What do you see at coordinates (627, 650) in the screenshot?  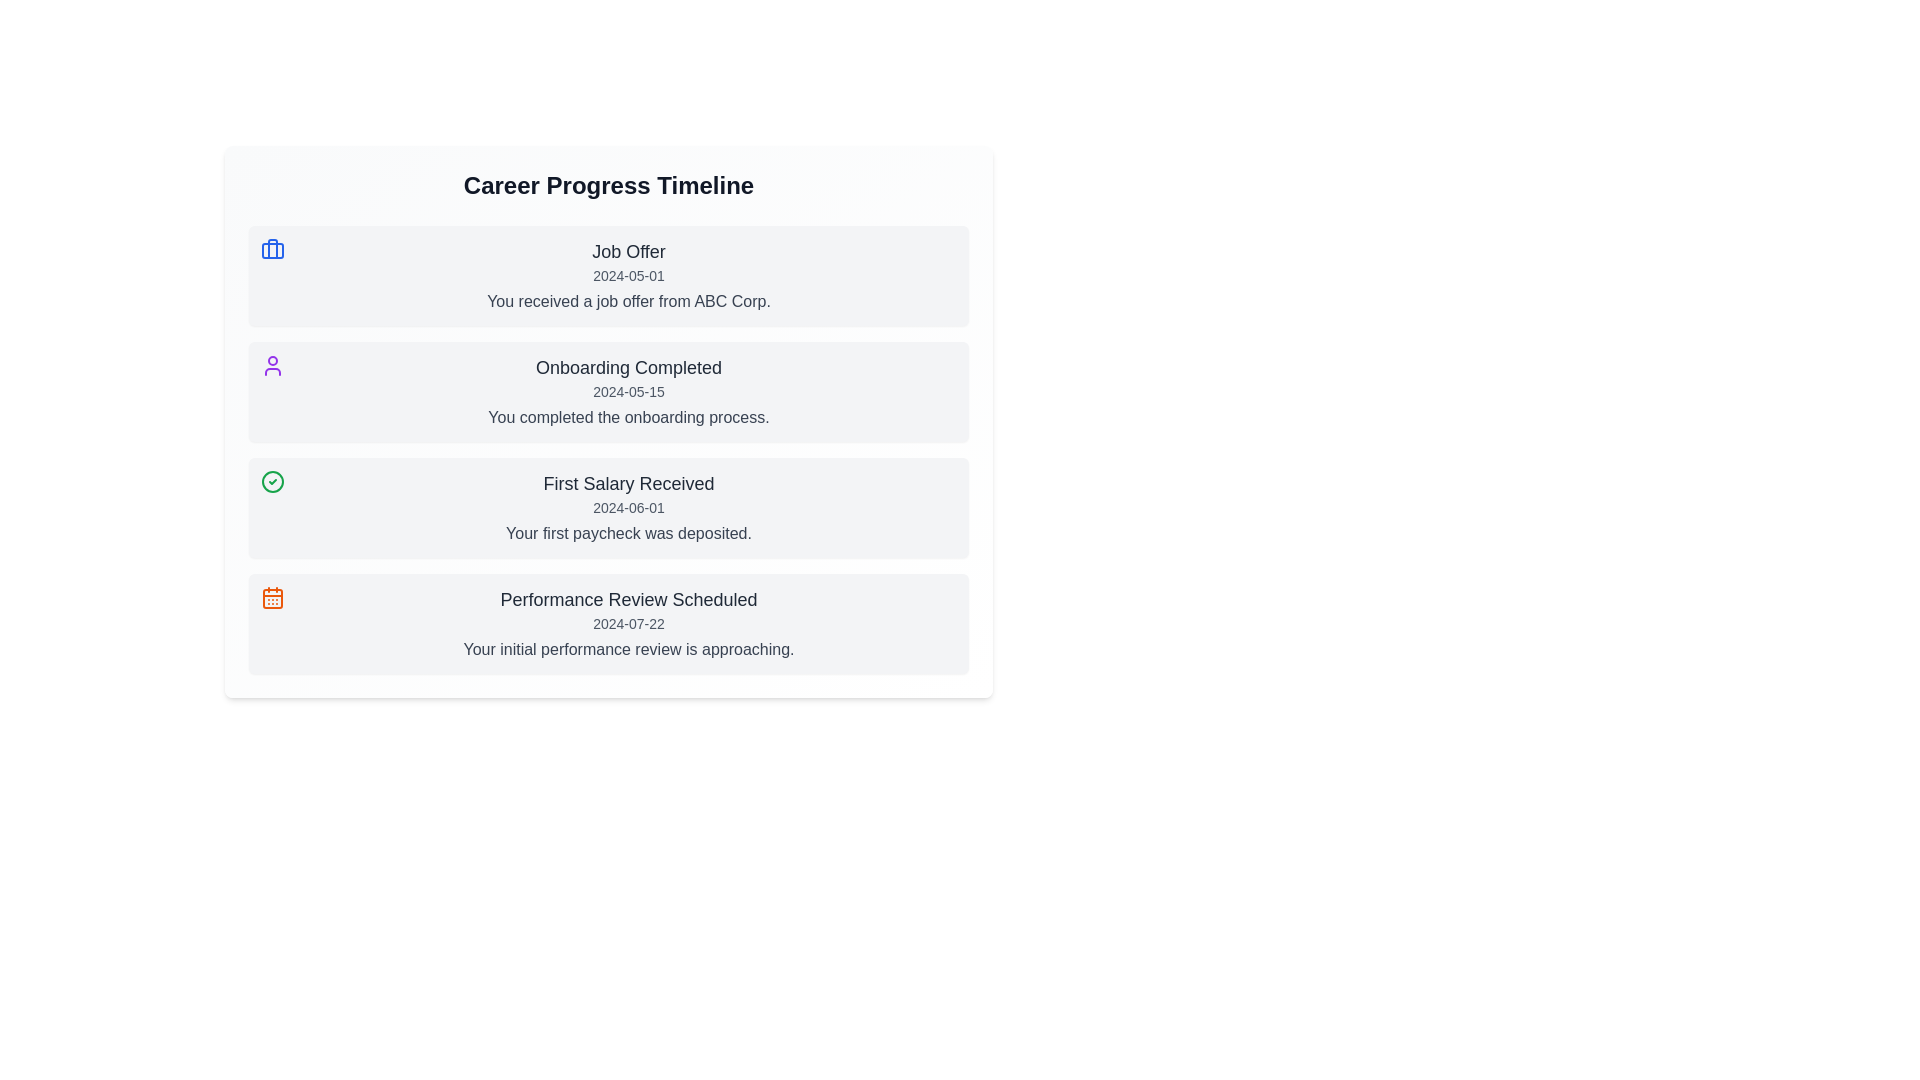 I see `dark gray text located below the date '2024-07-22' and the title 'Performance Review Scheduled' in the 'Career Progress Timeline' section` at bounding box center [627, 650].